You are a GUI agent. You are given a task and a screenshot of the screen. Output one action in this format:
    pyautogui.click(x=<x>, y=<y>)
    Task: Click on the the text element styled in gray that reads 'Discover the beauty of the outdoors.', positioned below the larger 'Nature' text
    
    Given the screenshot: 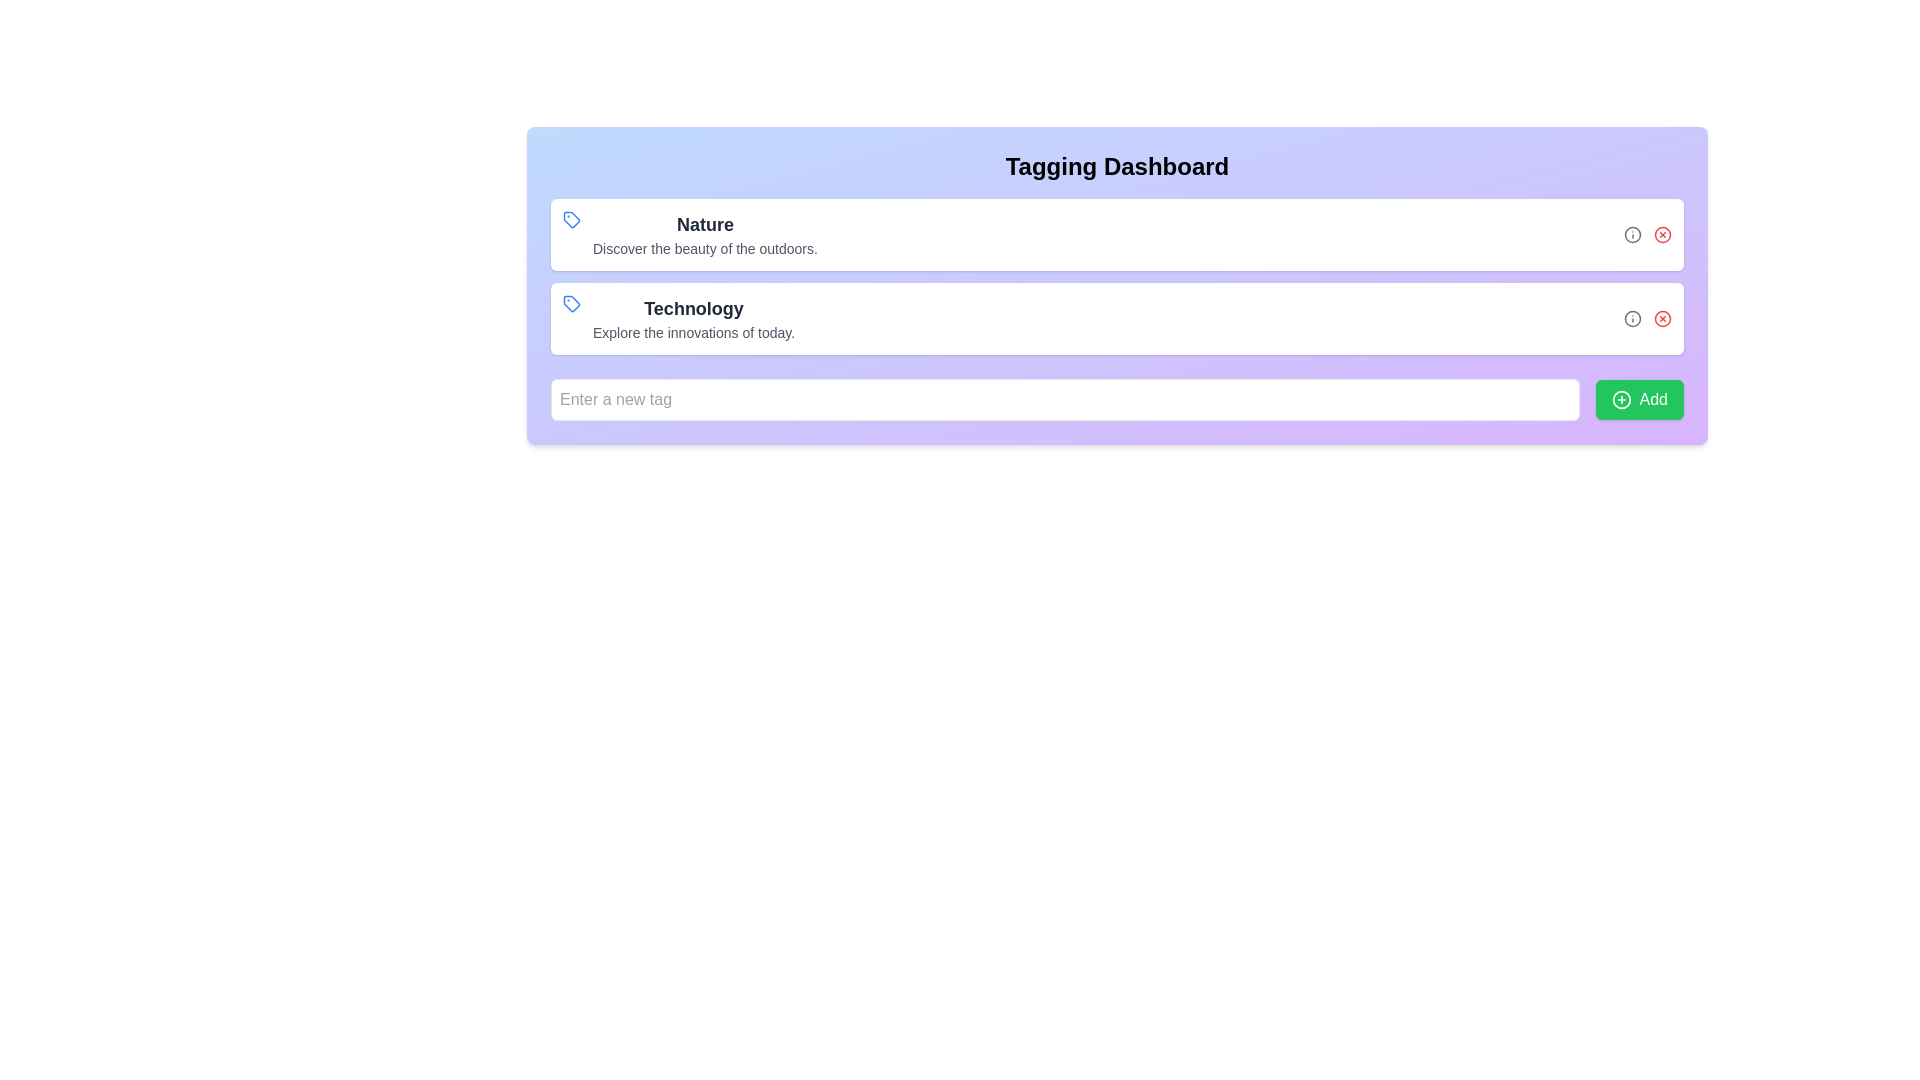 What is the action you would take?
    pyautogui.click(x=705, y=248)
    